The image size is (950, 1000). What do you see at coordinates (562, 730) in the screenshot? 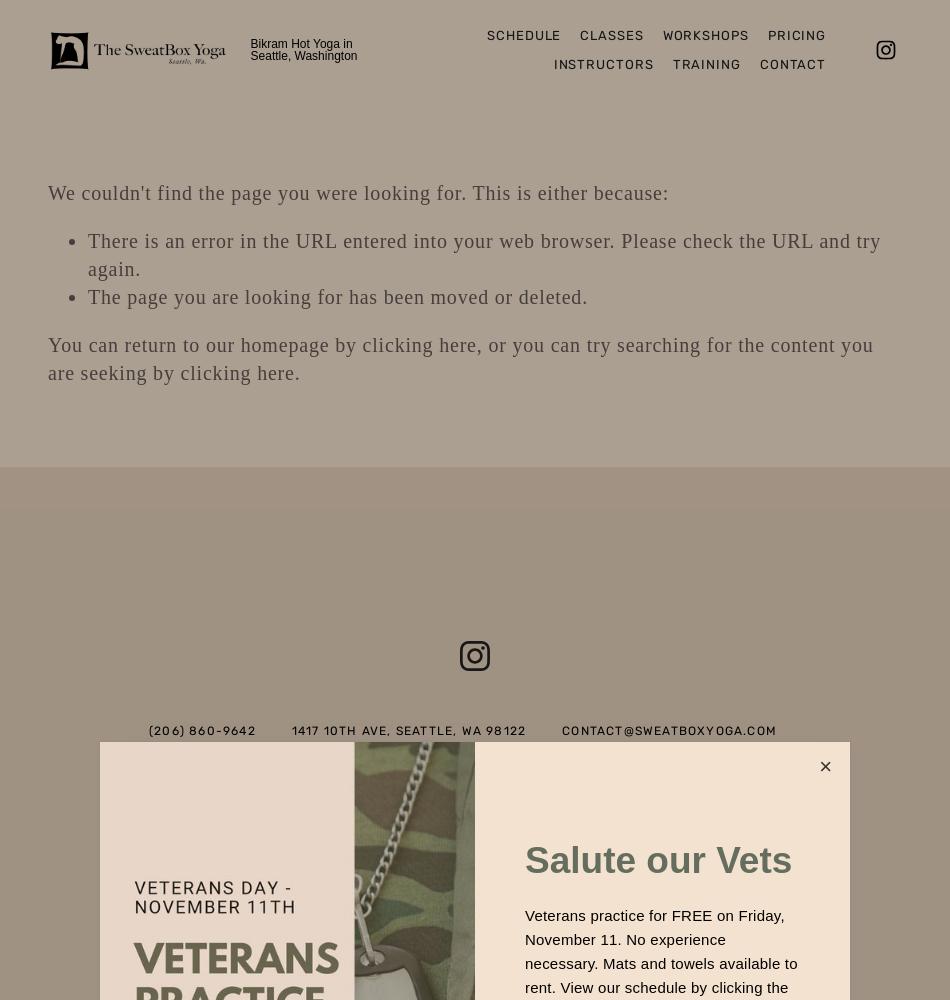
I see `'contact@sweatboxyoga.com'` at bounding box center [562, 730].